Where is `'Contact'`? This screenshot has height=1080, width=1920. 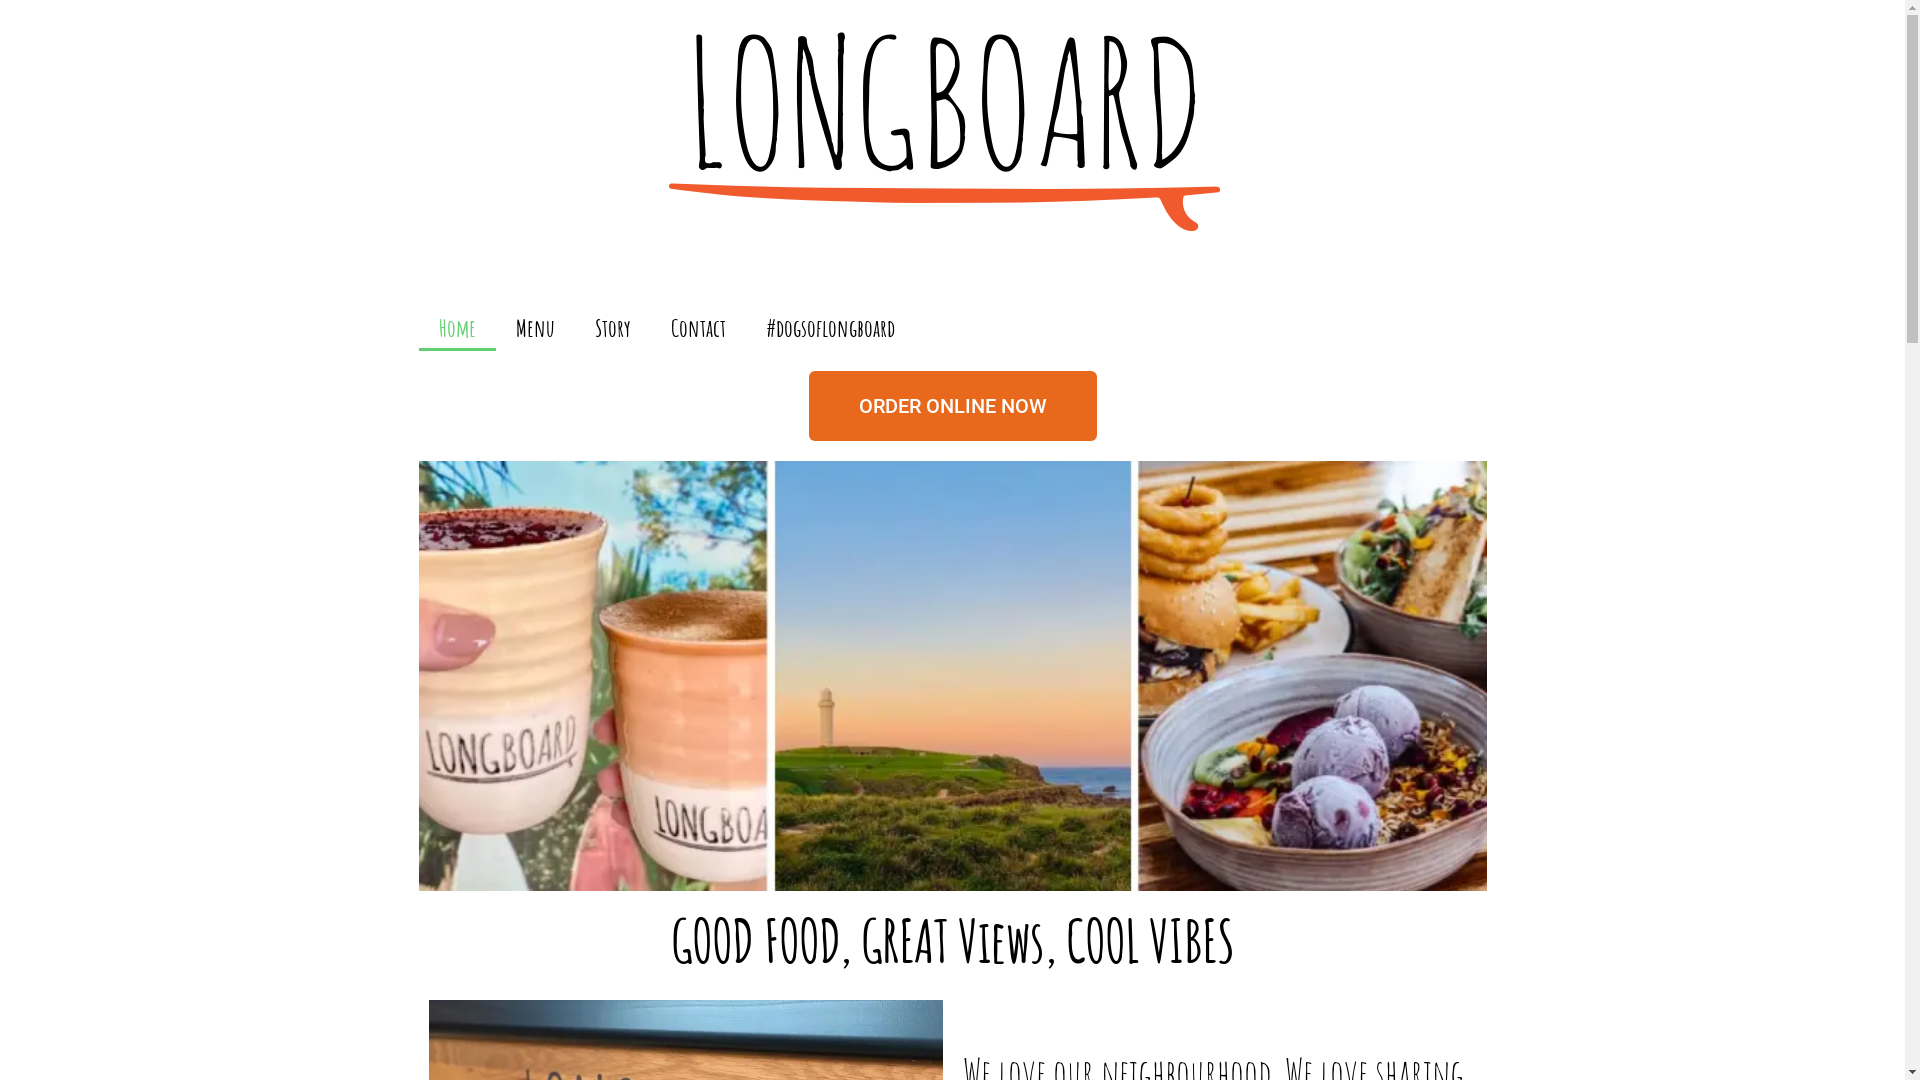
'Contact' is located at coordinates (697, 326).